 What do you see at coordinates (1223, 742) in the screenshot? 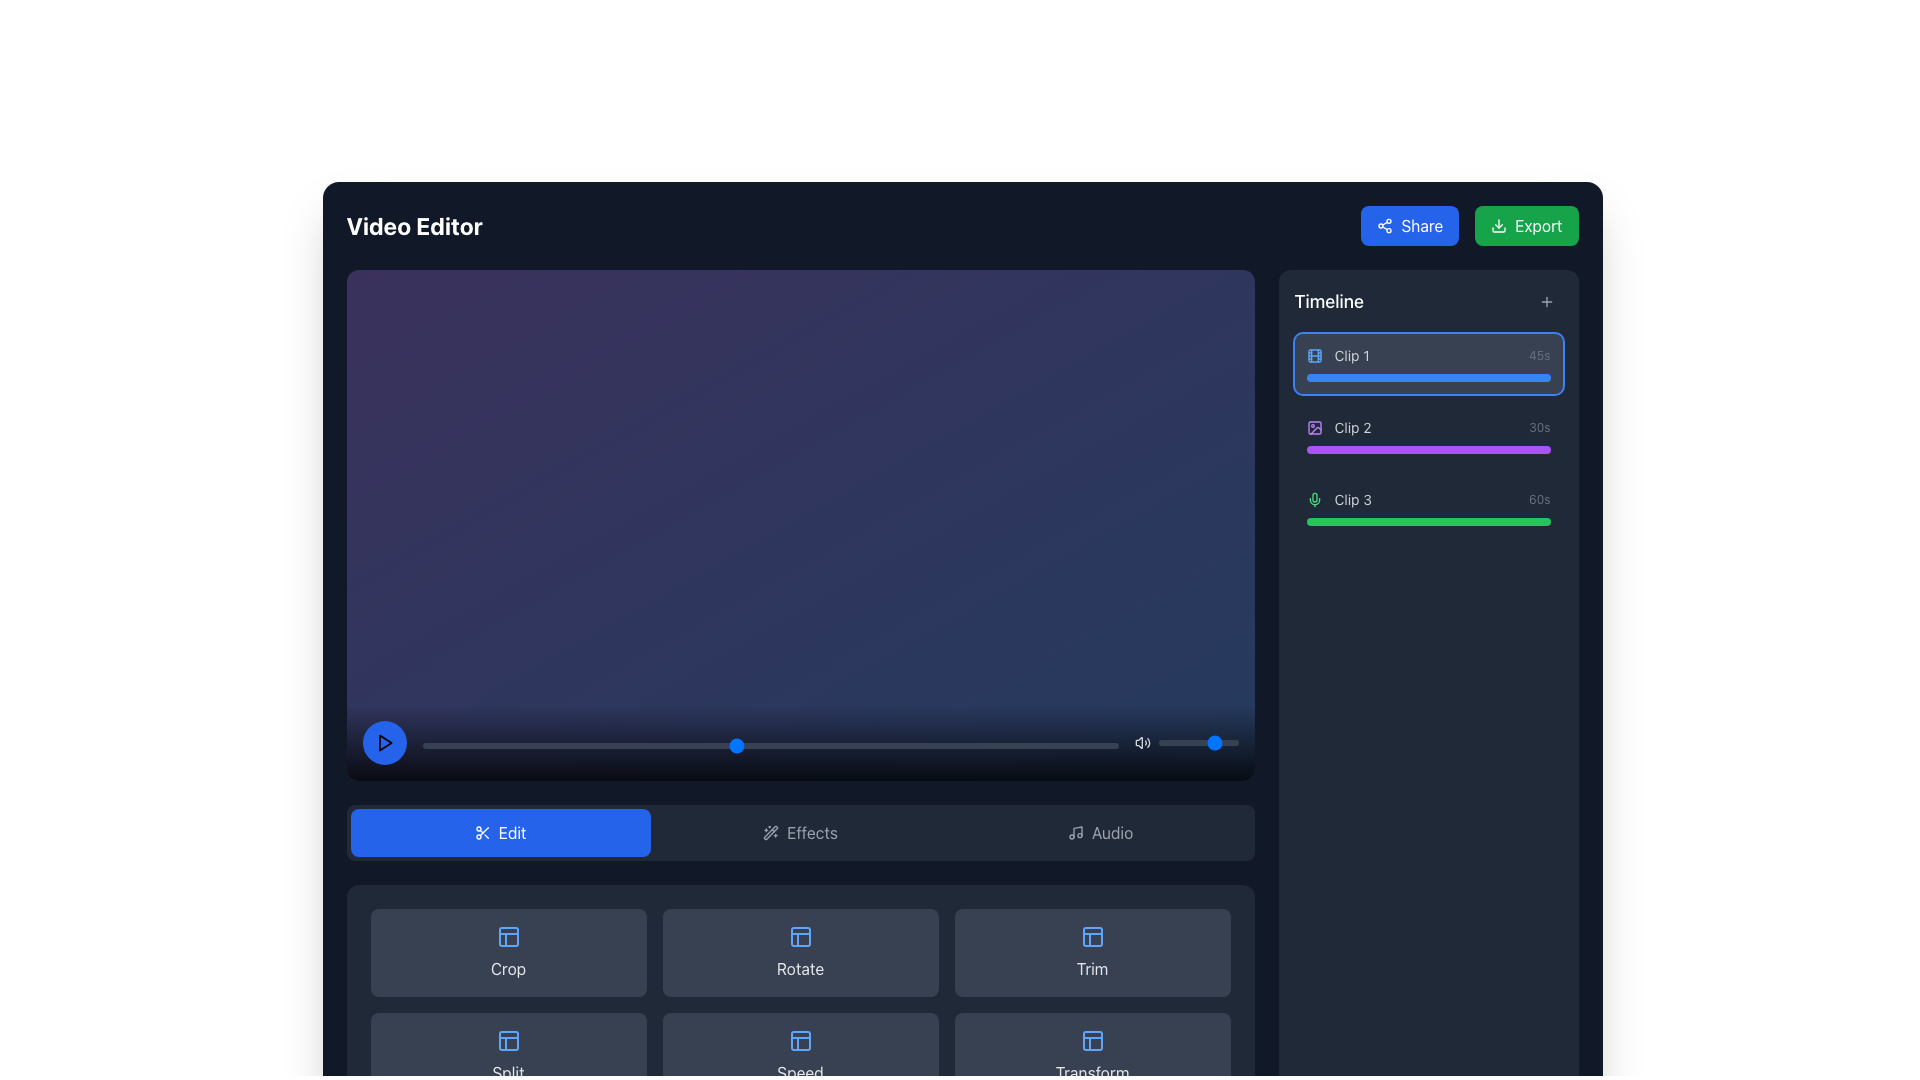
I see `the slider` at bounding box center [1223, 742].